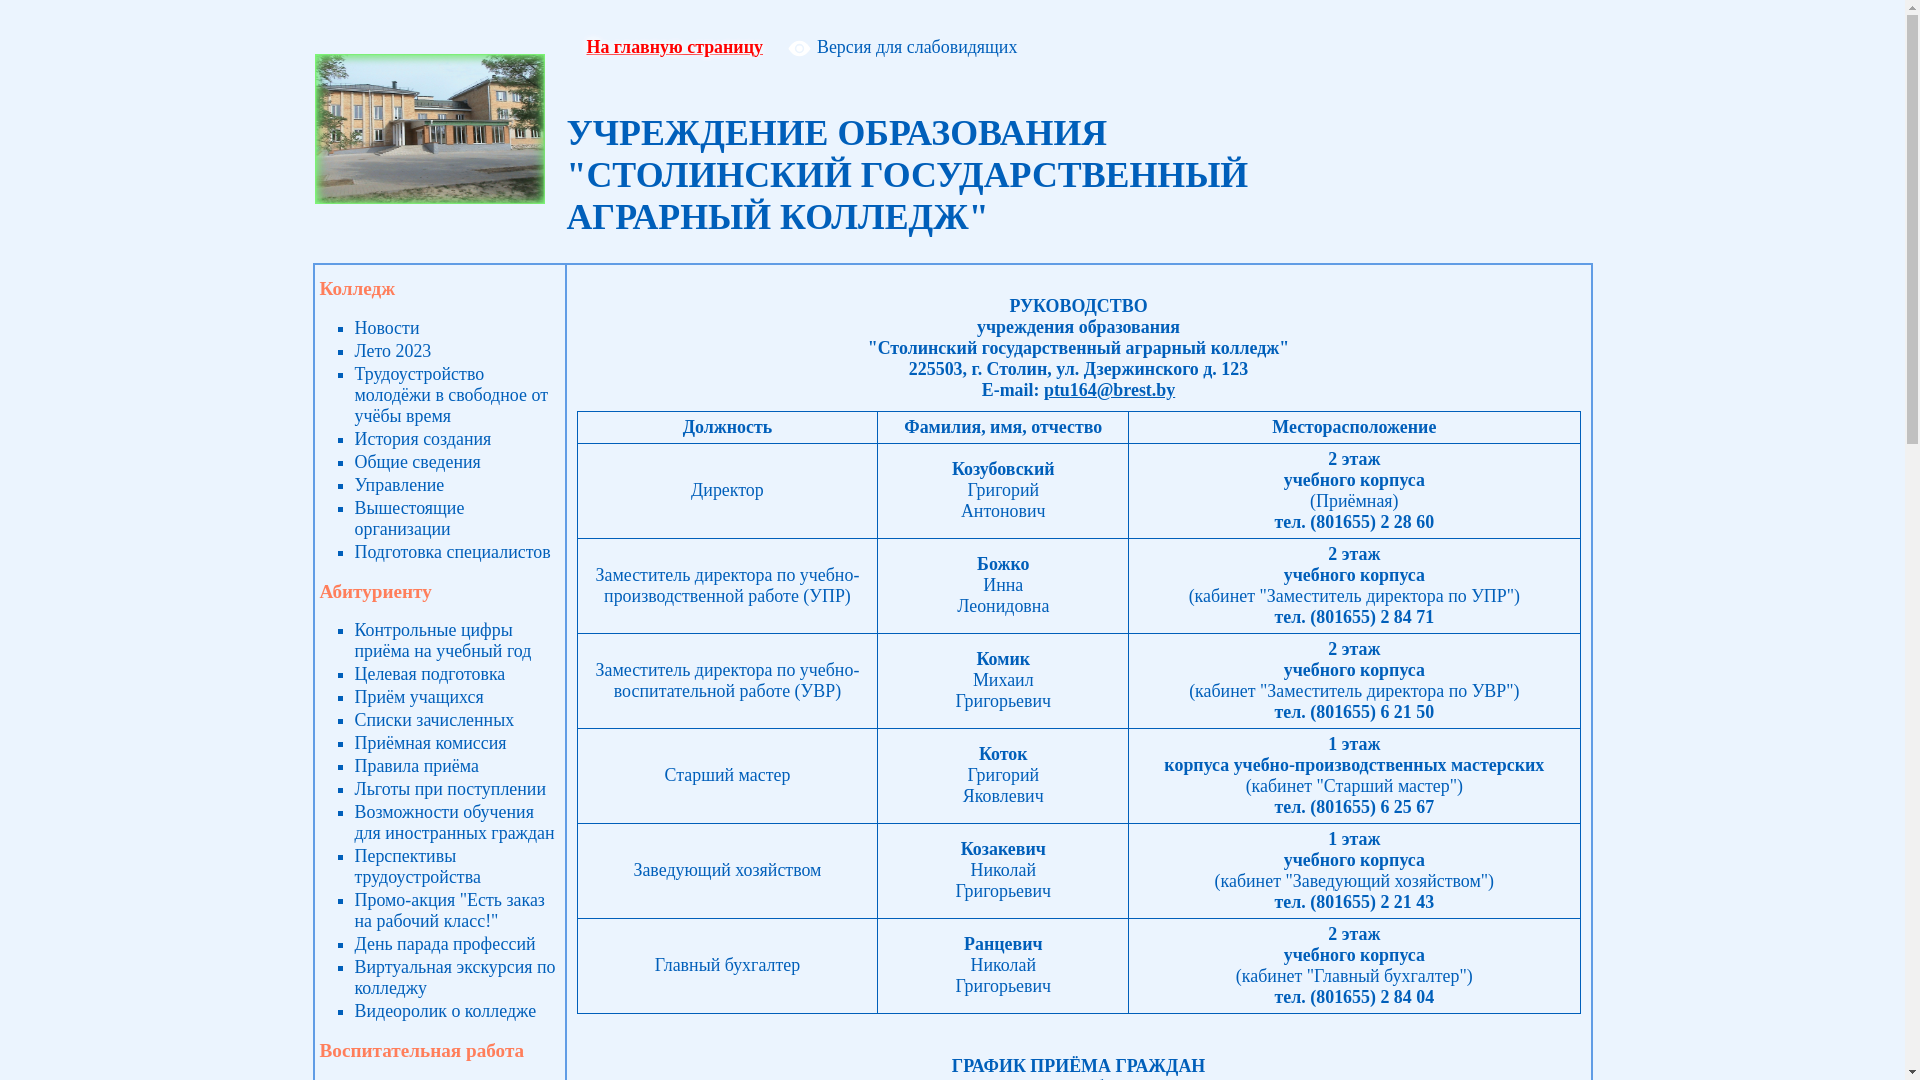 The height and width of the screenshot is (1080, 1920). I want to click on 'ptu164@brest.by', so click(1108, 389).